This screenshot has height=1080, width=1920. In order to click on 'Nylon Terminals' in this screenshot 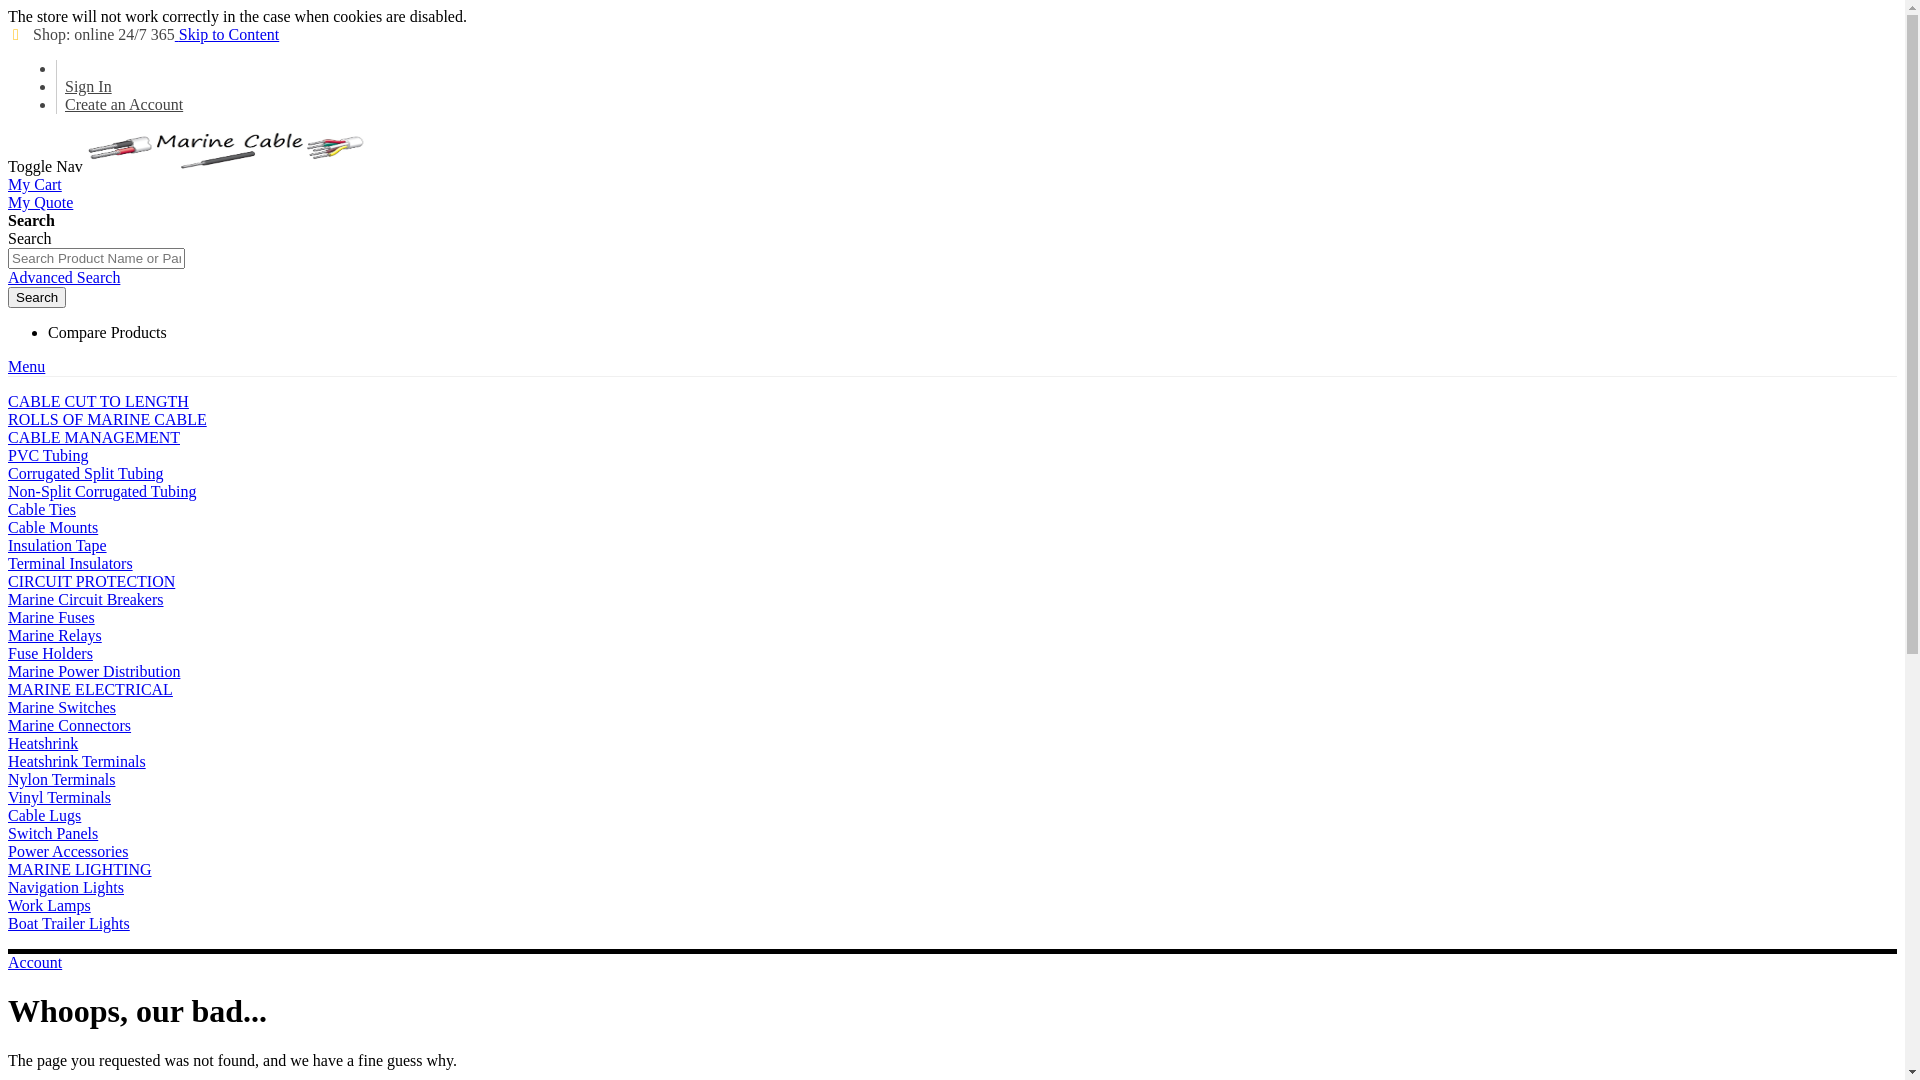, I will do `click(8, 778)`.